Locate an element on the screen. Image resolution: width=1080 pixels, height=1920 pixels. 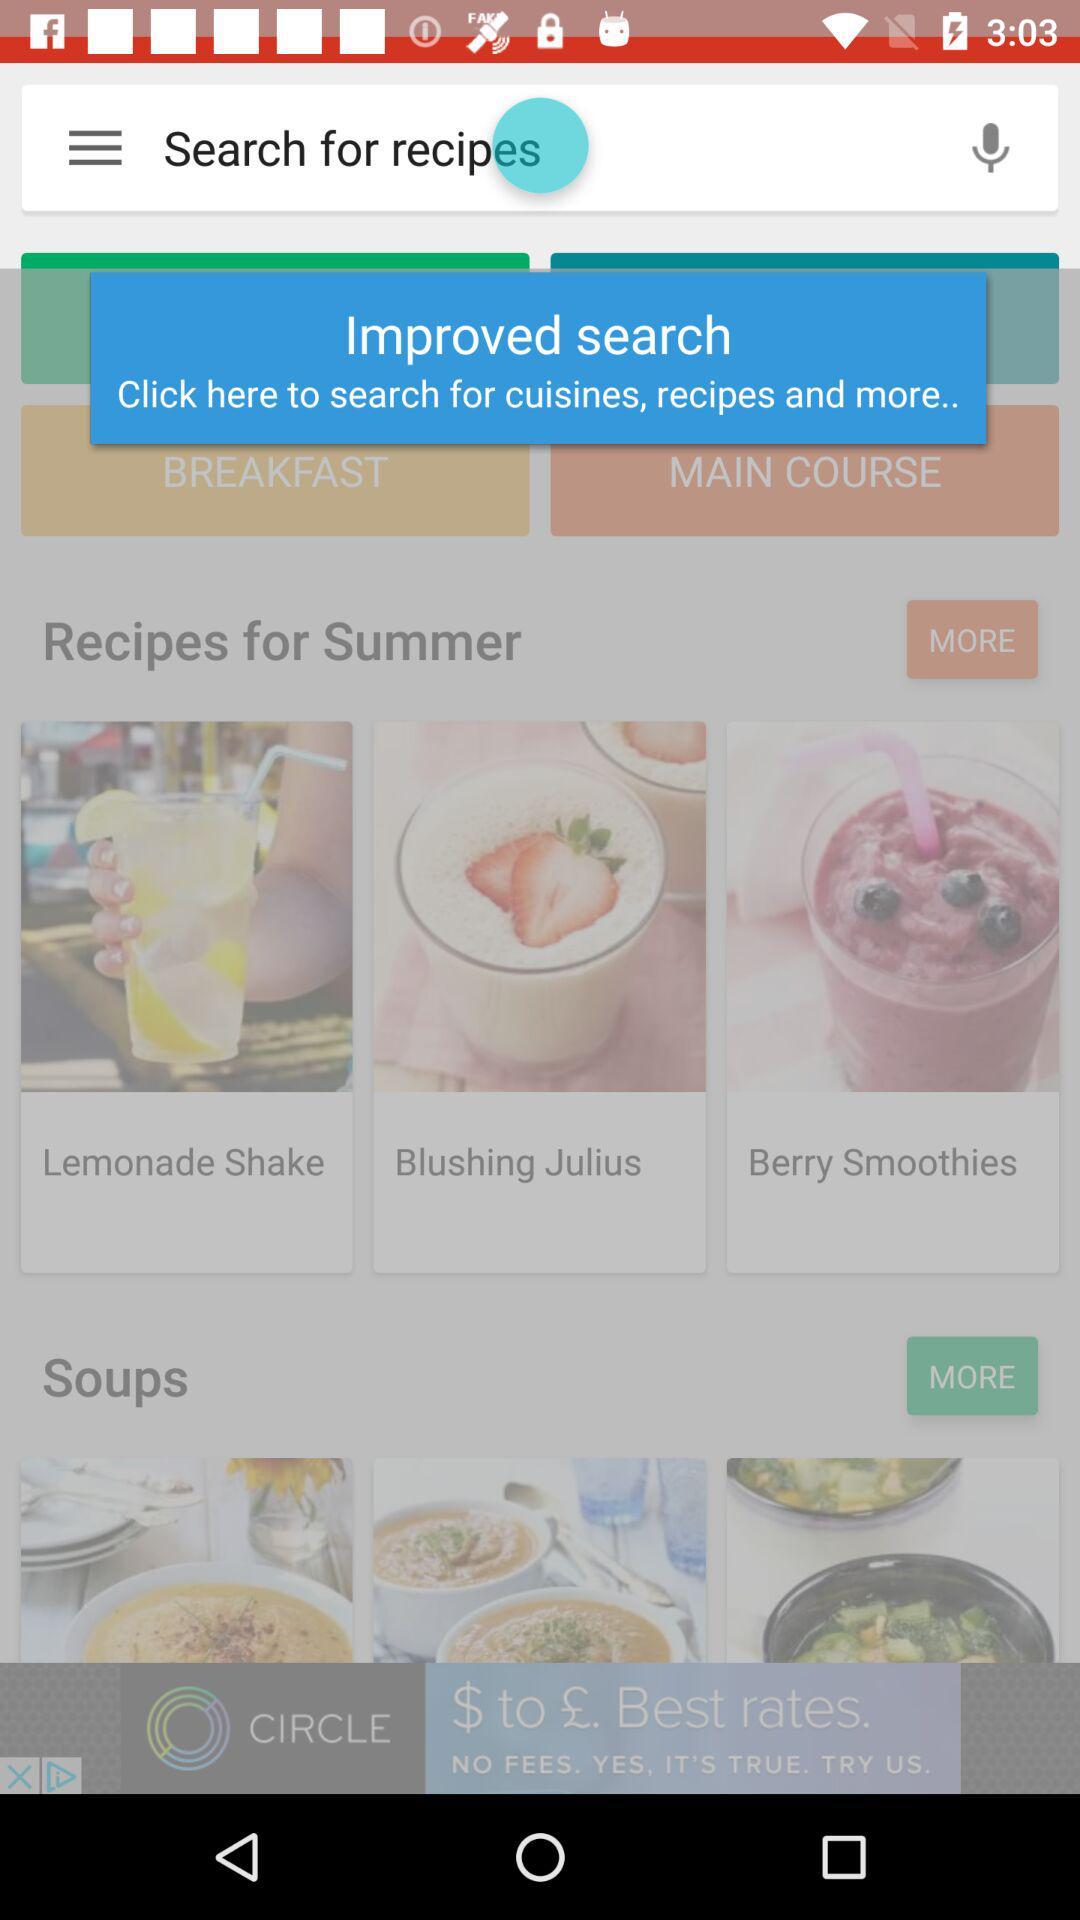
the green colored more button icon is located at coordinates (971, 1375).